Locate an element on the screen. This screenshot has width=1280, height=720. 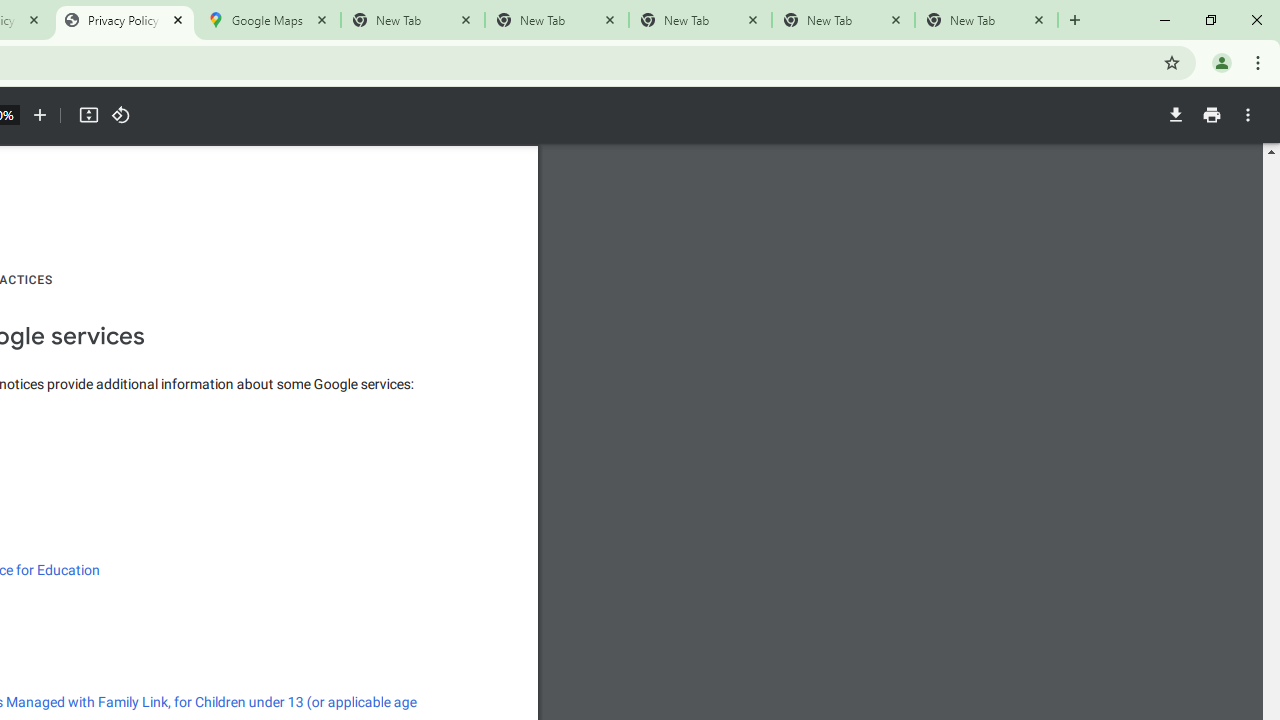
'Print' is located at coordinates (1210, 115).